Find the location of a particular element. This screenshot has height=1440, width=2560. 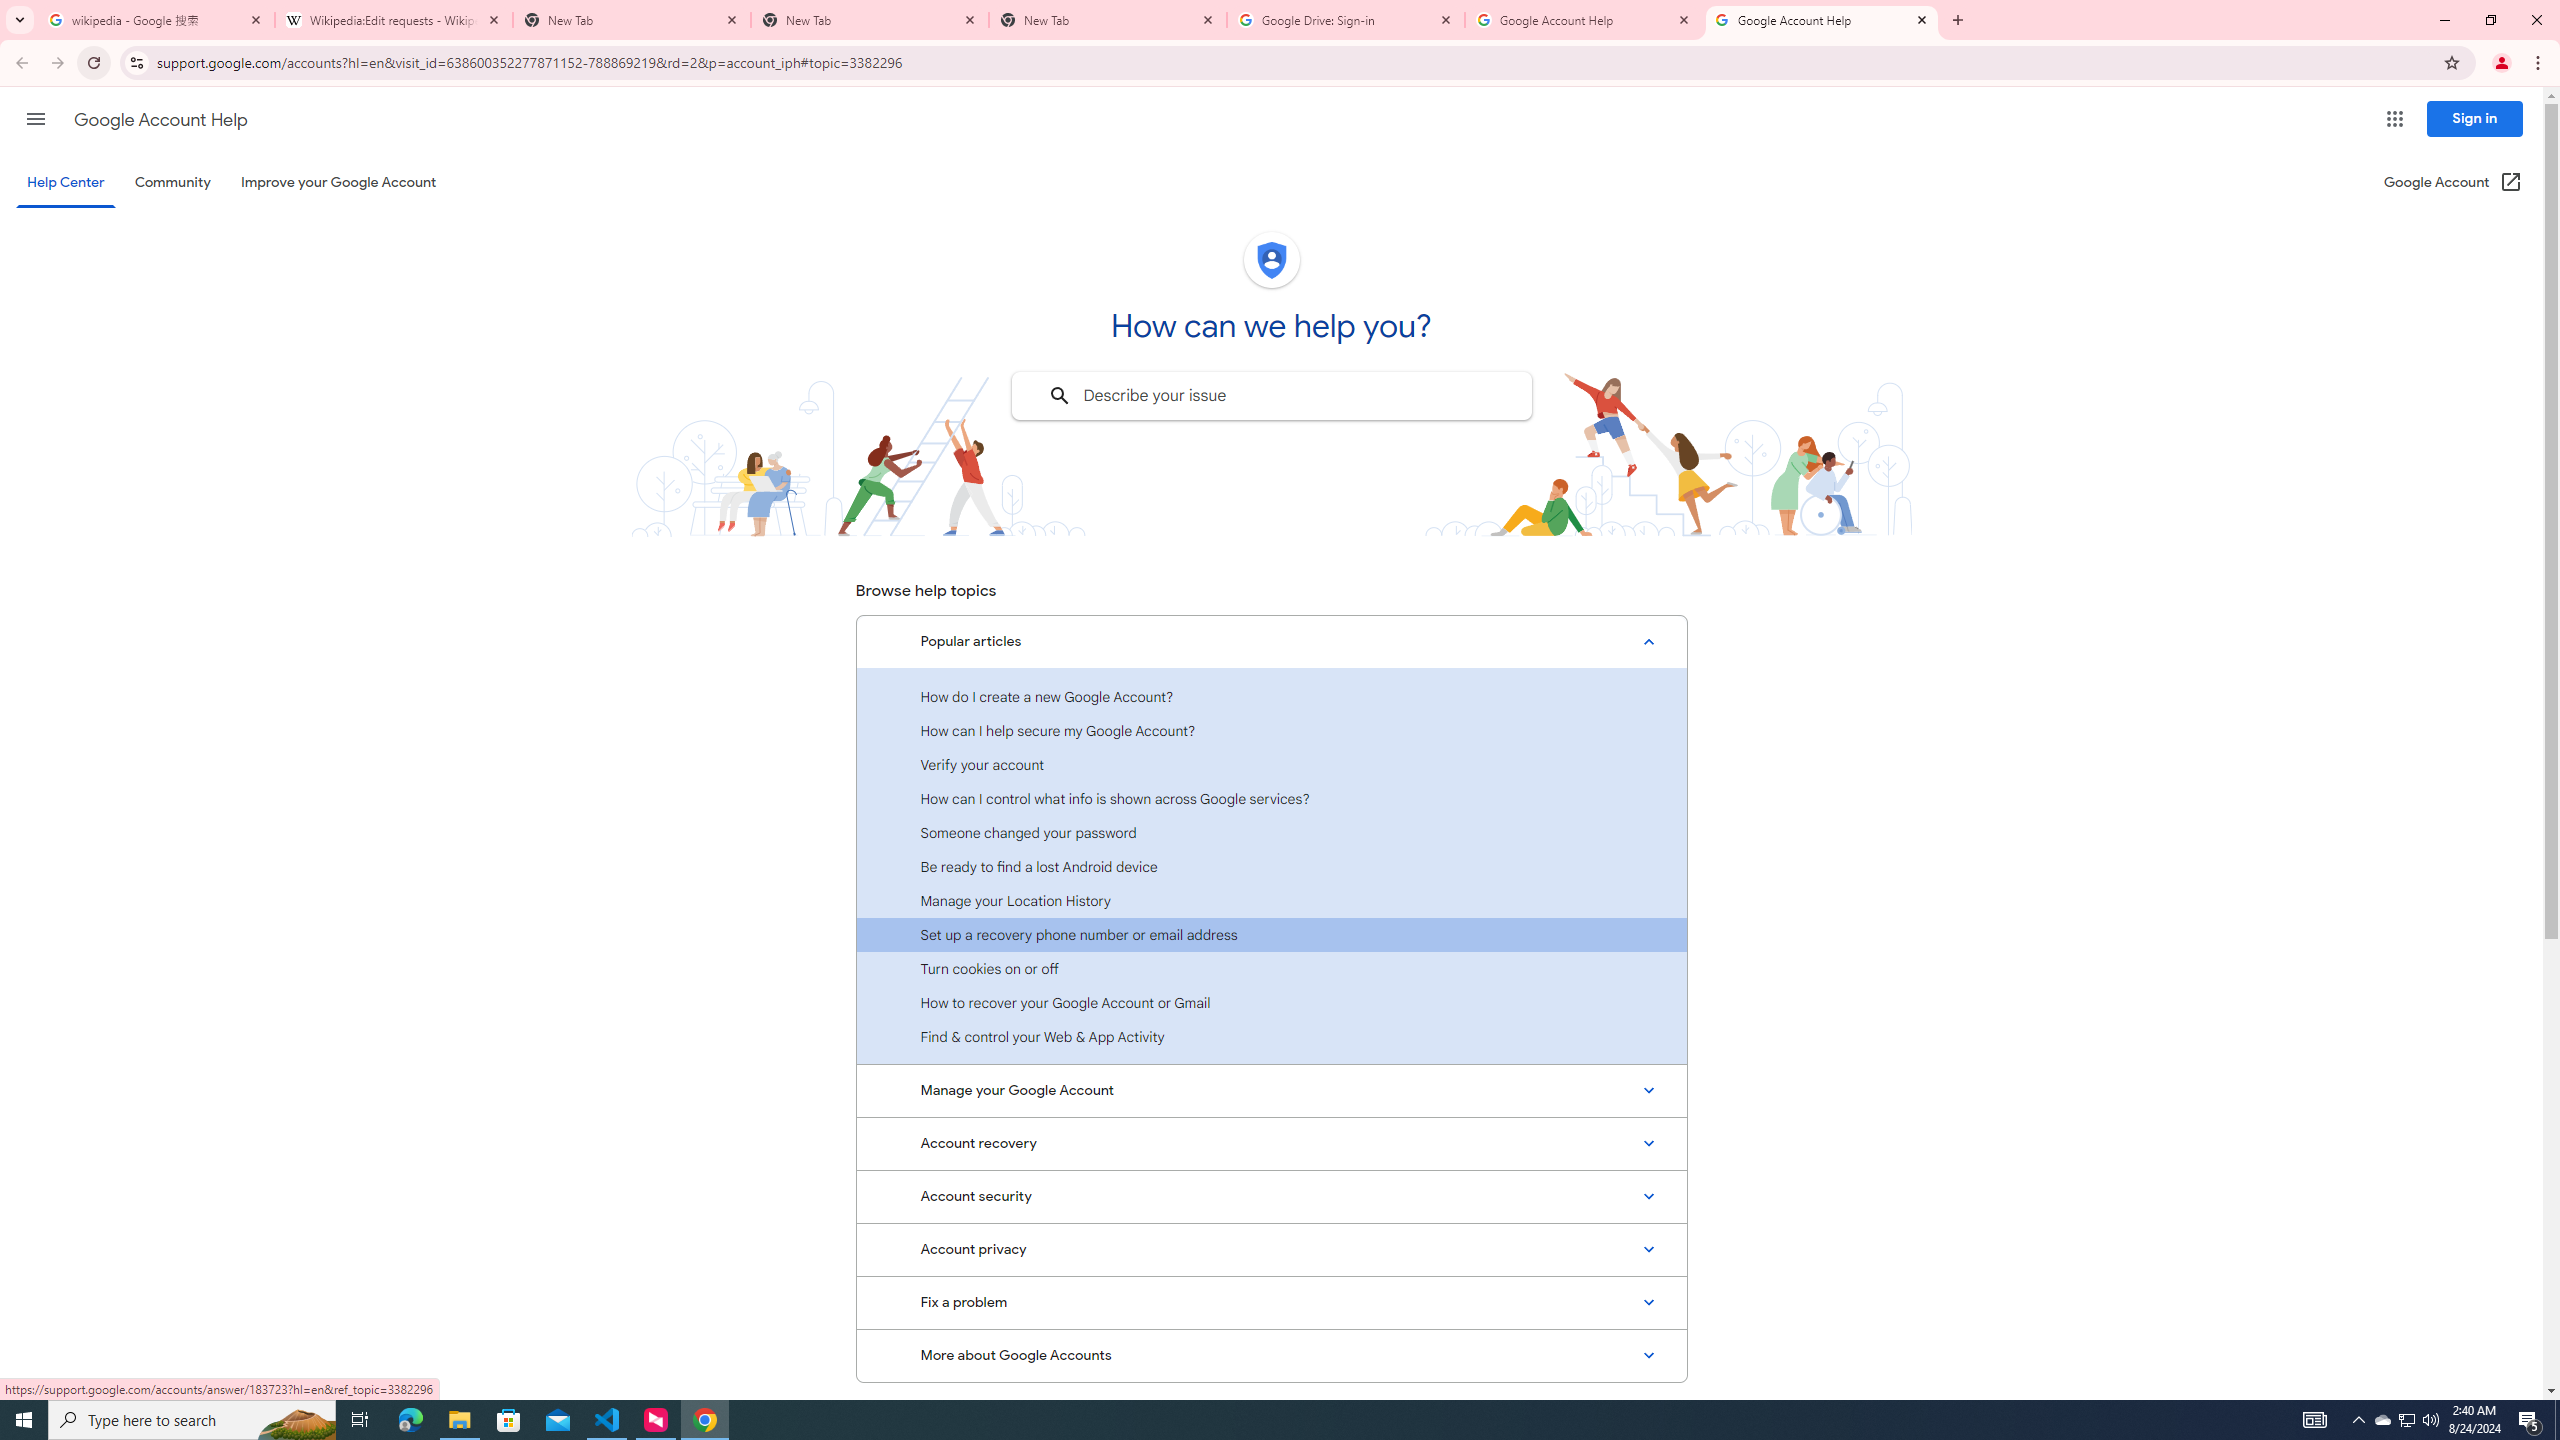

'Wikipedia:Edit requests - Wikipedia' is located at coordinates (394, 19).